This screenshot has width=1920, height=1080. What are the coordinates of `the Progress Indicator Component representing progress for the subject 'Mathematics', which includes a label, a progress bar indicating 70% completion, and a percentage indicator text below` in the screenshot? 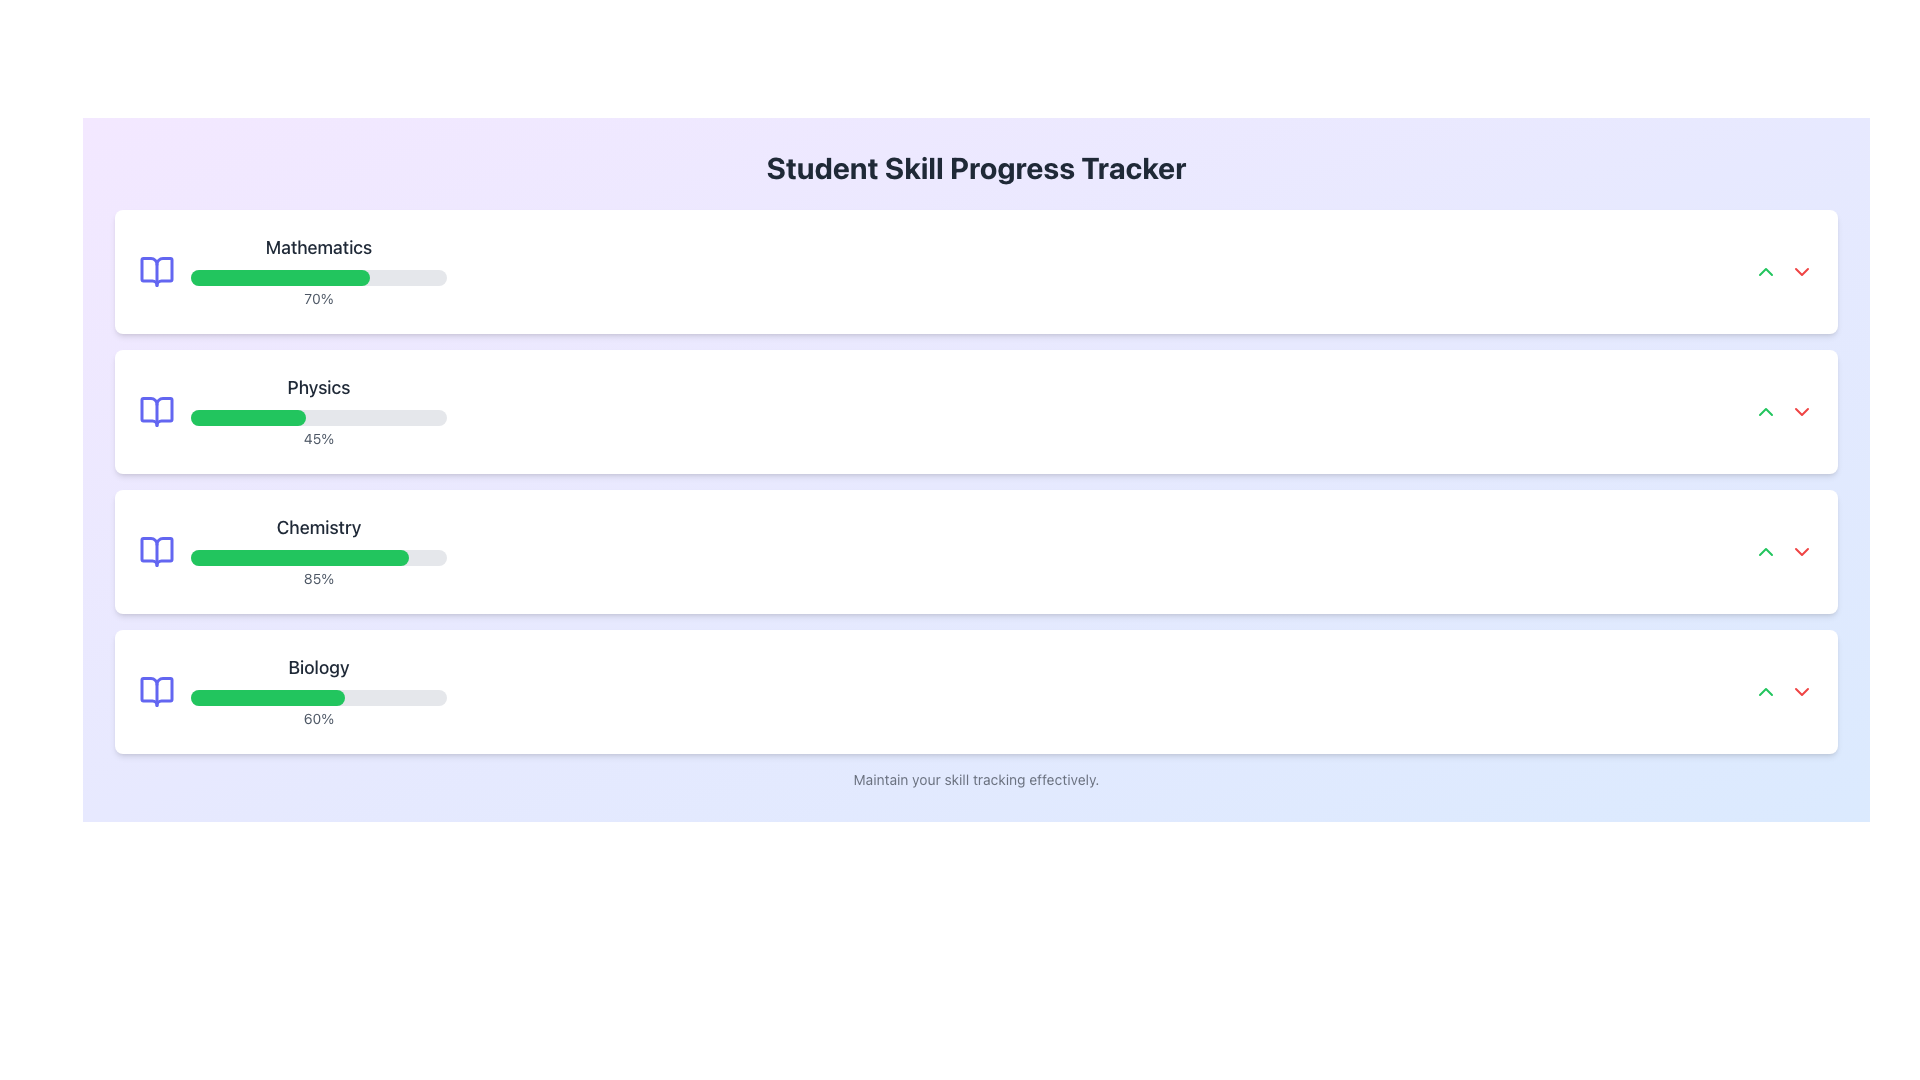 It's located at (291, 272).